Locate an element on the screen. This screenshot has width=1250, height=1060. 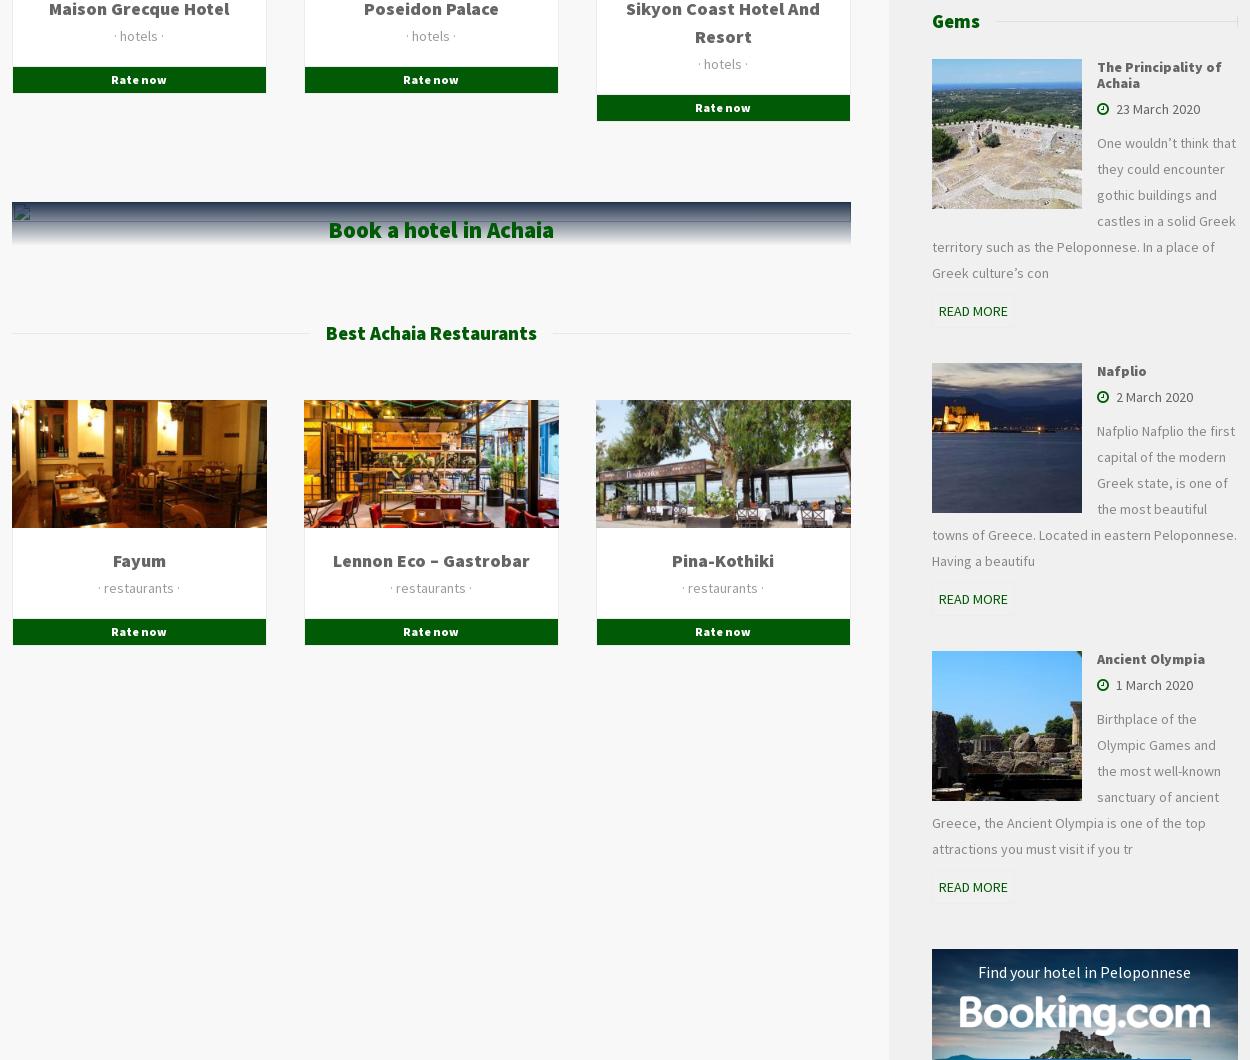
'Book a hotel in Achaia' is located at coordinates (440, 228).